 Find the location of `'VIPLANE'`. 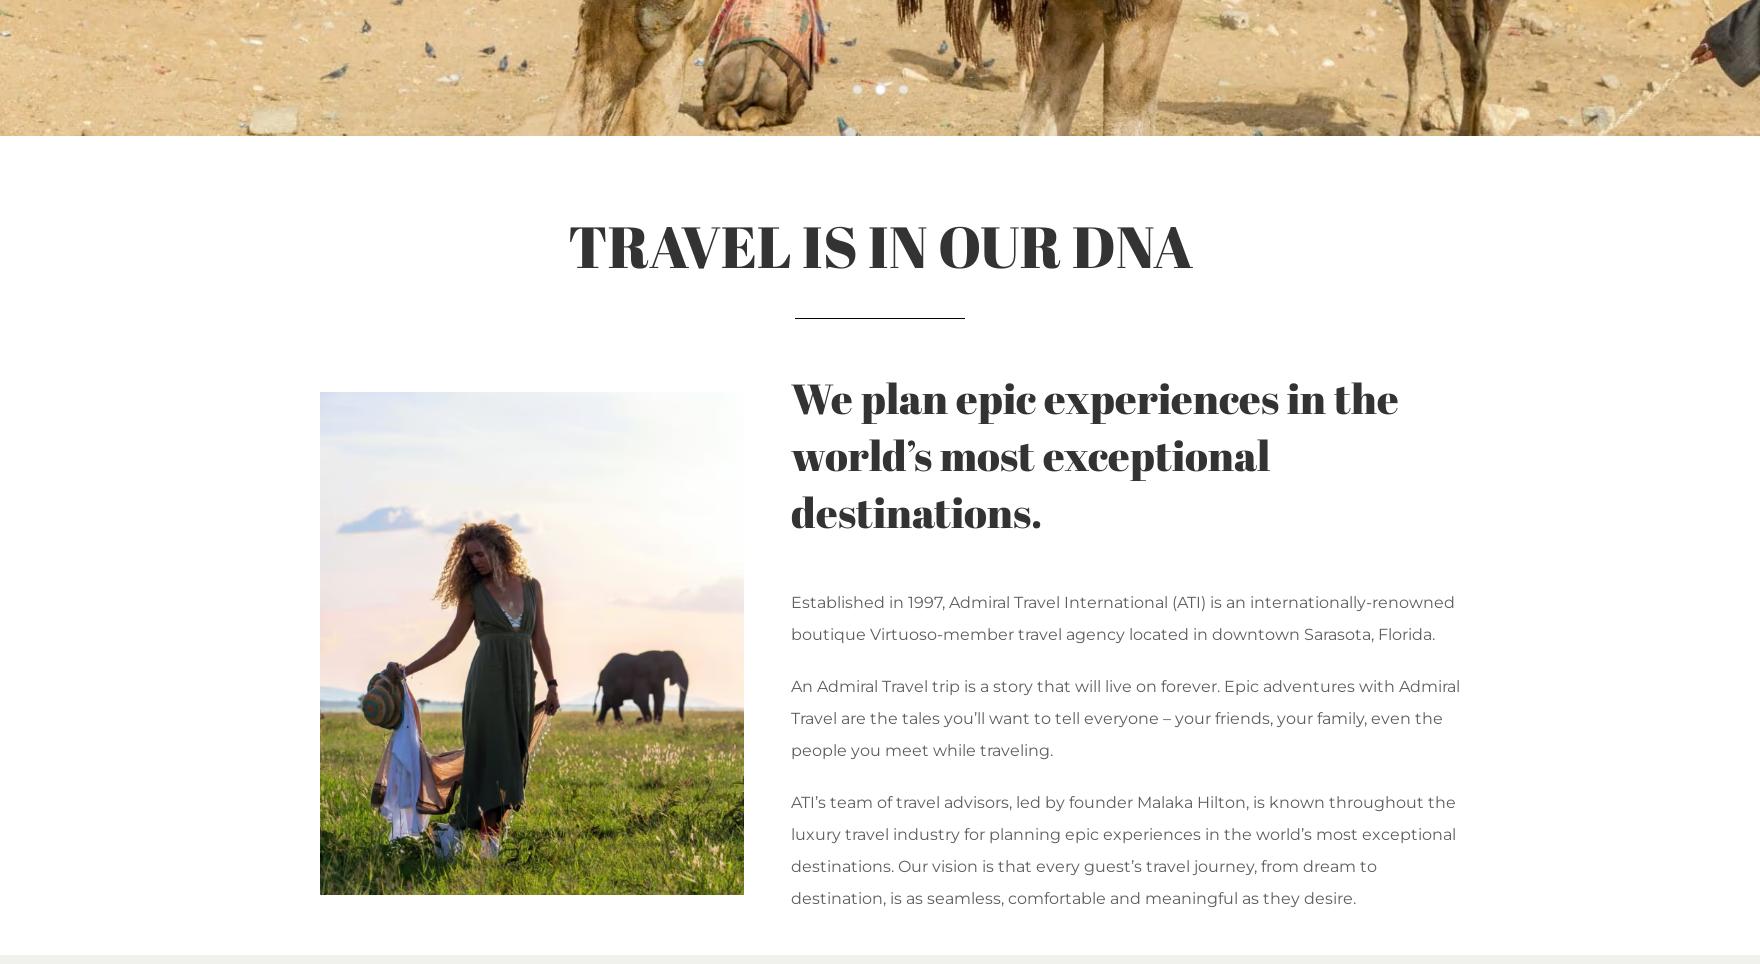

'VIPLANE' is located at coordinates (843, 438).